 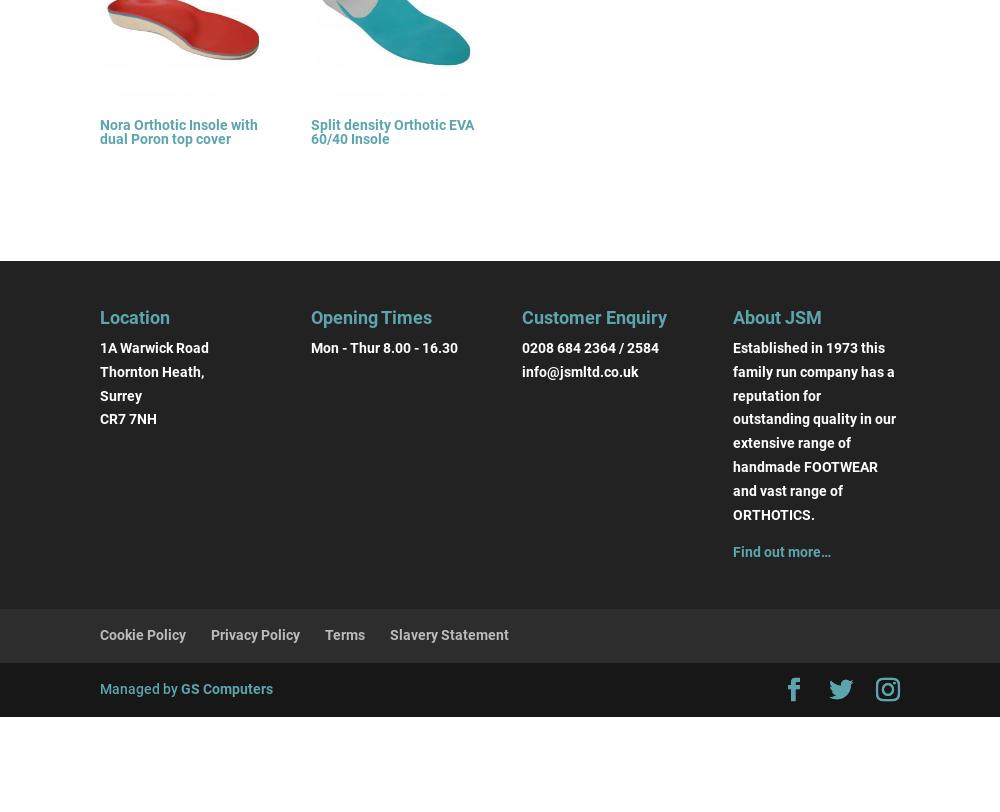 What do you see at coordinates (99, 634) in the screenshot?
I see `'Cookie Policy'` at bounding box center [99, 634].